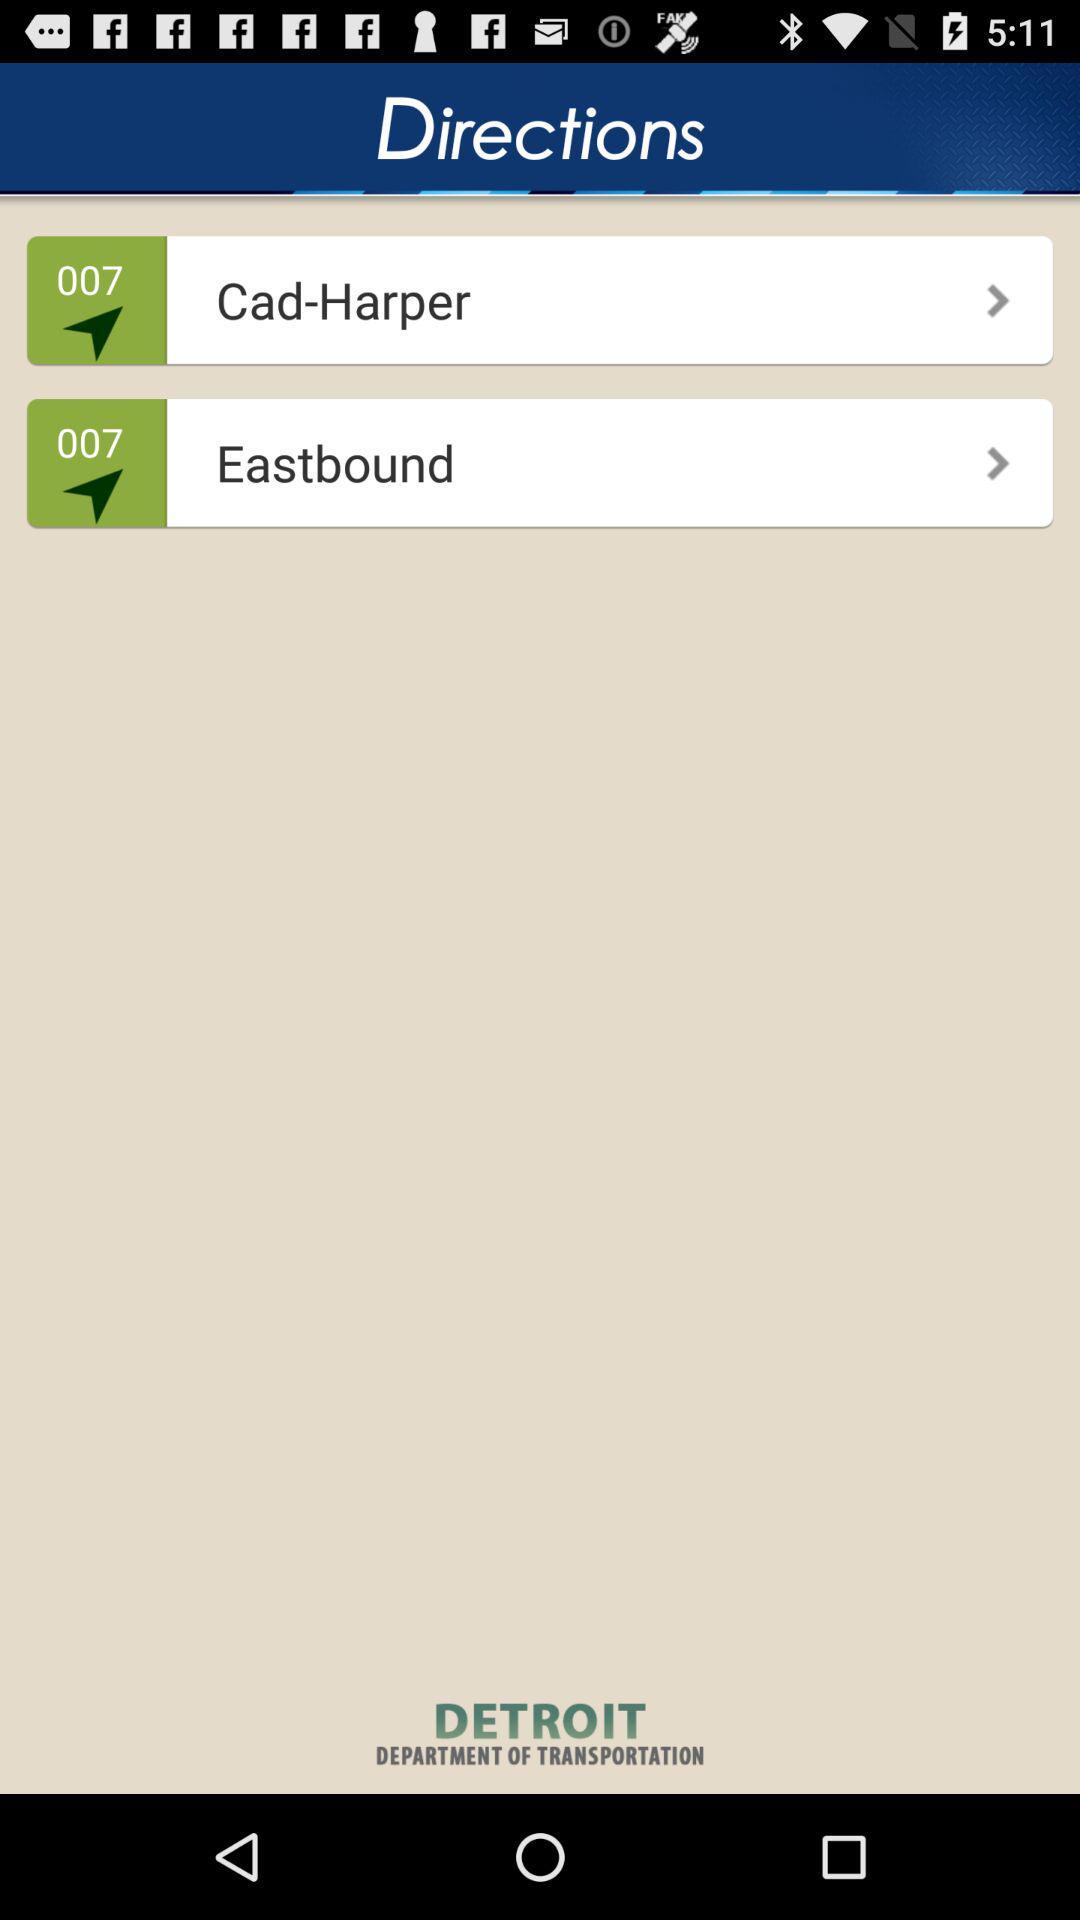  Describe the element at coordinates (533, 455) in the screenshot. I see `the icon to the right of the 007 icon` at that location.